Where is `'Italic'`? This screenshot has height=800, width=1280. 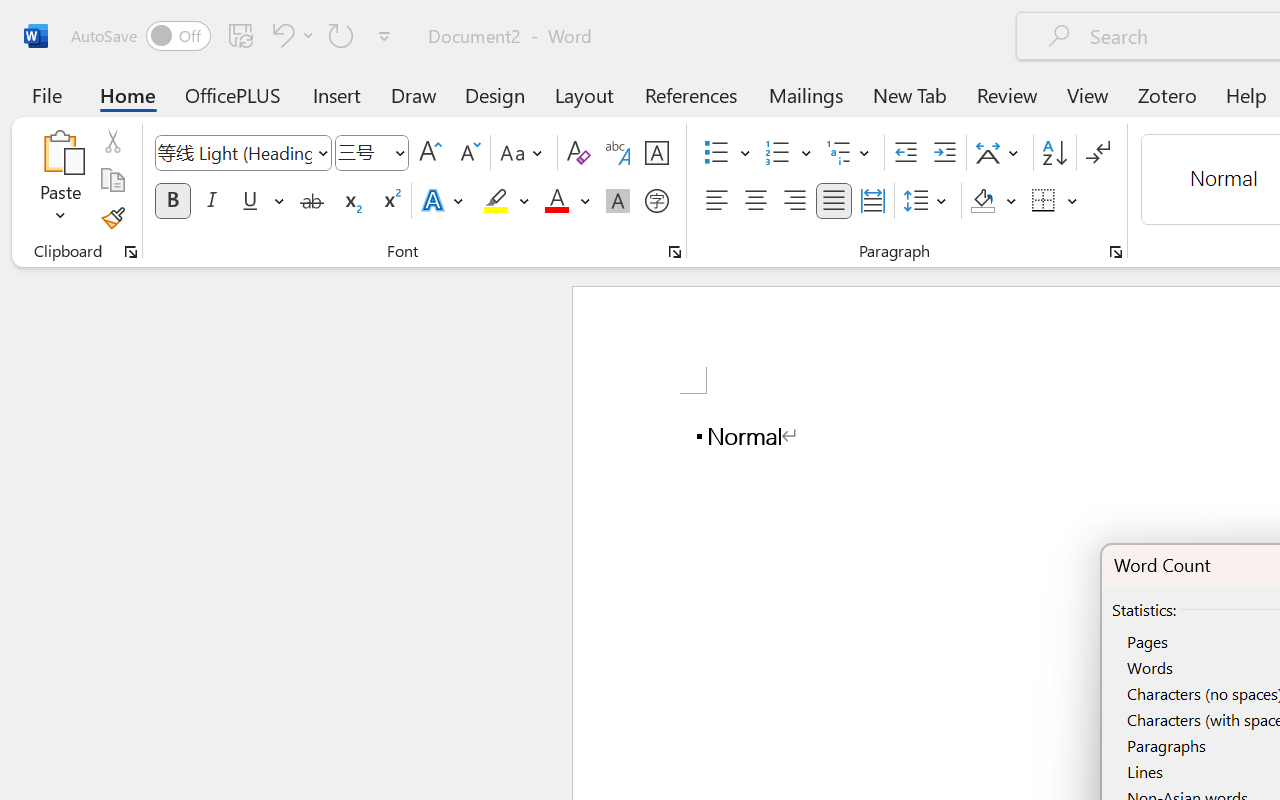
'Italic' is located at coordinates (212, 201).